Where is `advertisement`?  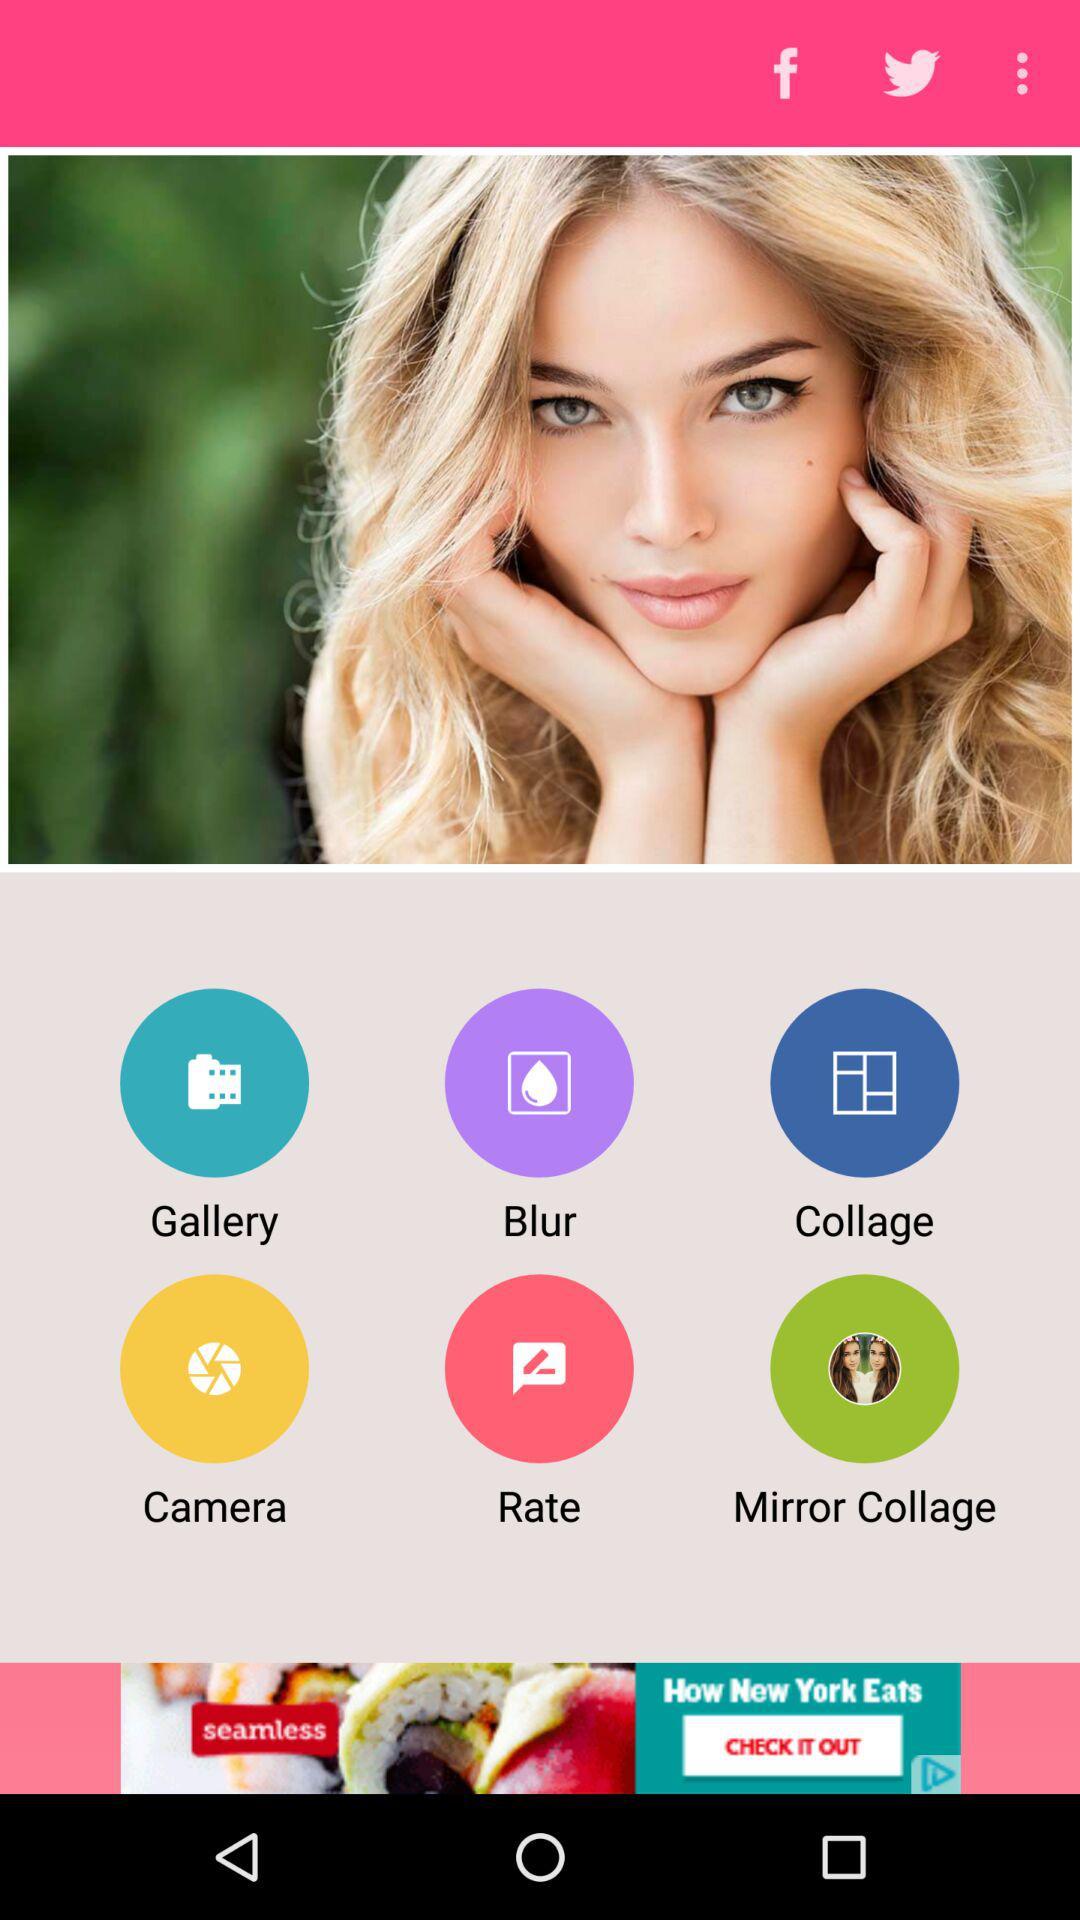
advertisement is located at coordinates (540, 1727).